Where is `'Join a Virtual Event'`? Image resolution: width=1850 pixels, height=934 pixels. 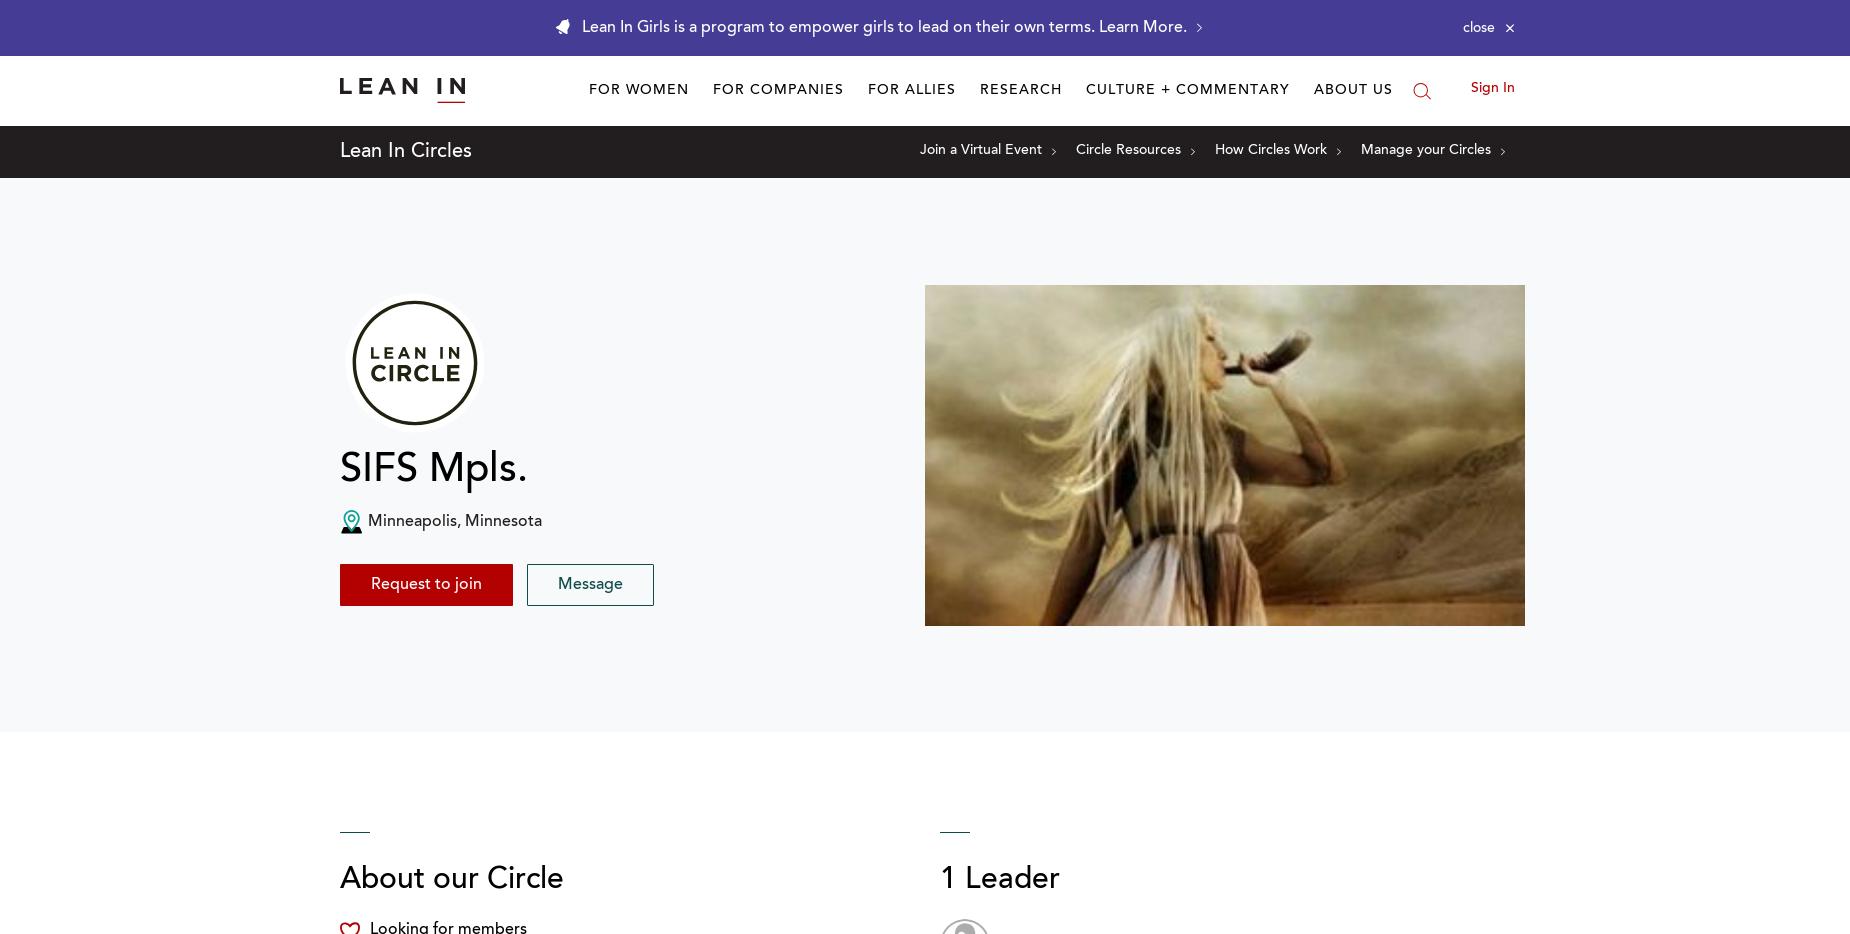
'Join a Virtual Event' is located at coordinates (980, 151).